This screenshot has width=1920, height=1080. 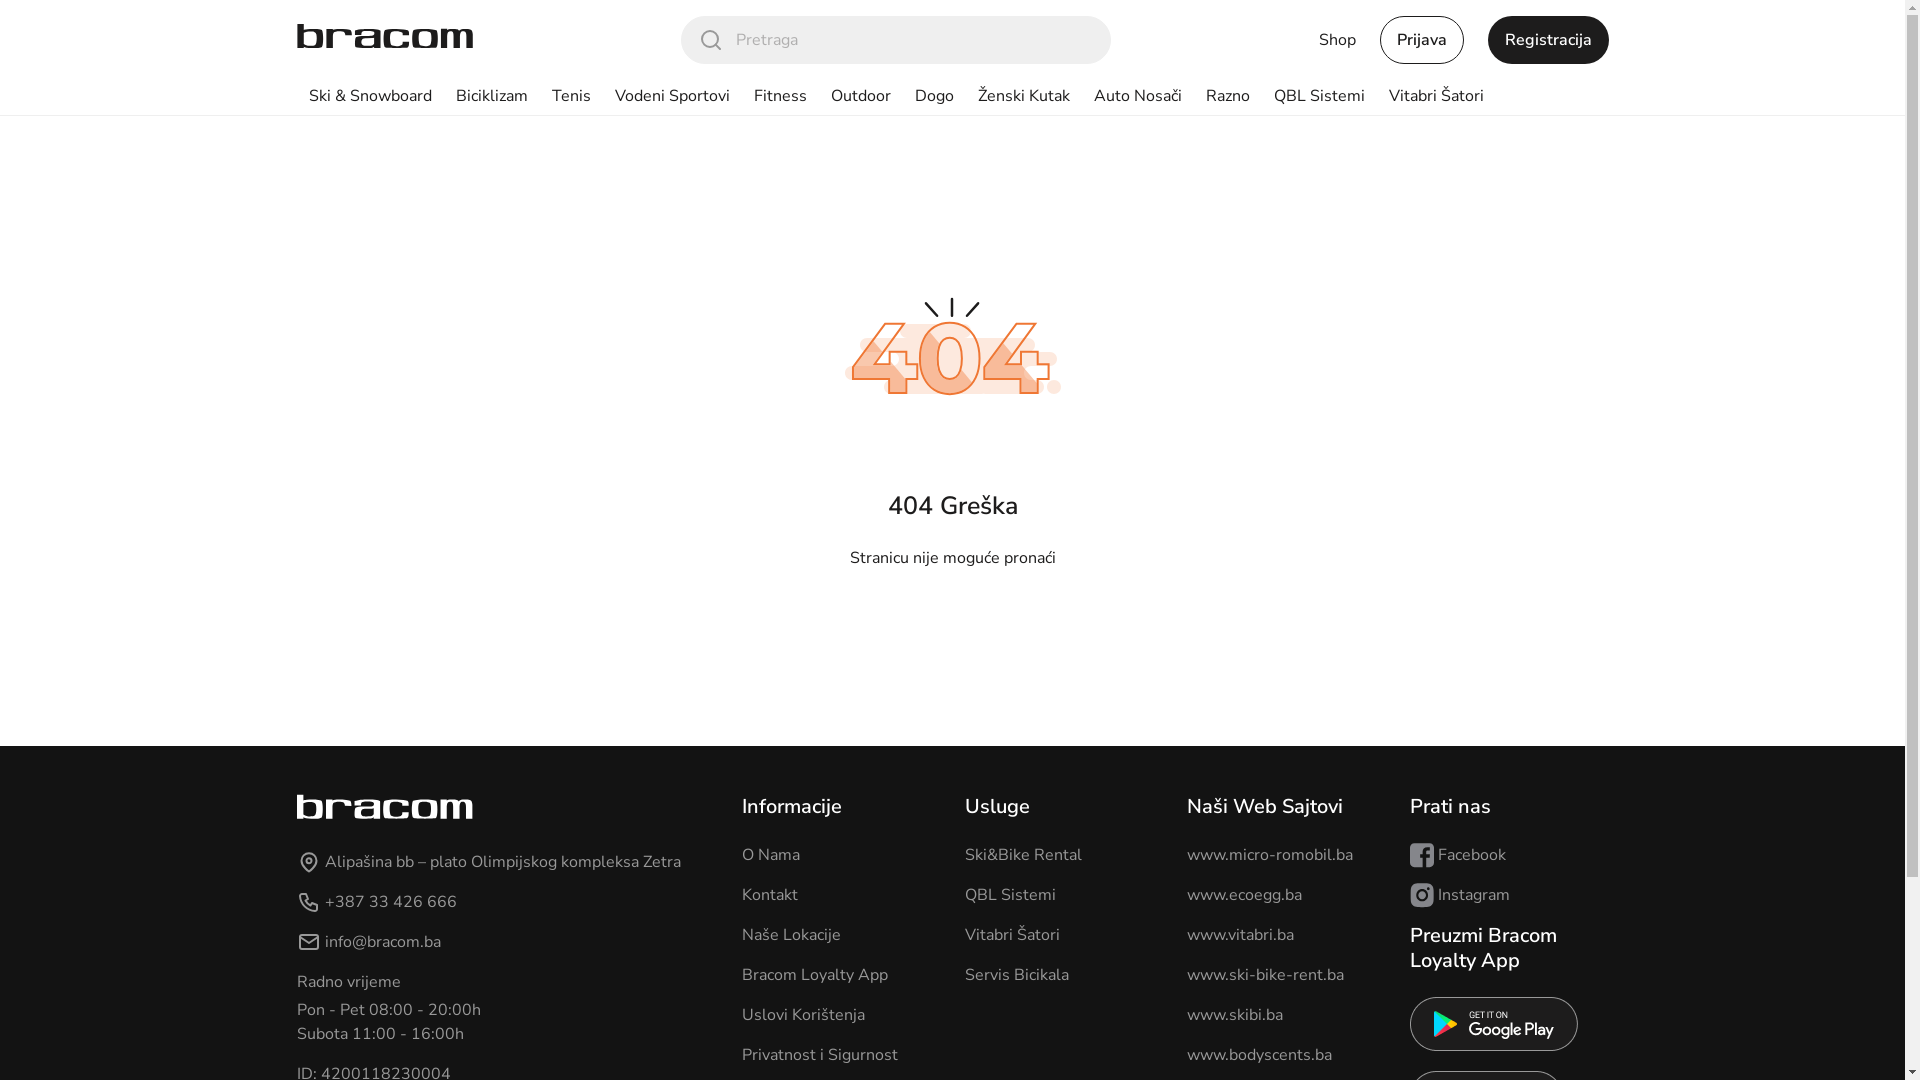 What do you see at coordinates (1319, 96) in the screenshot?
I see `'QBL Sistemi'` at bounding box center [1319, 96].